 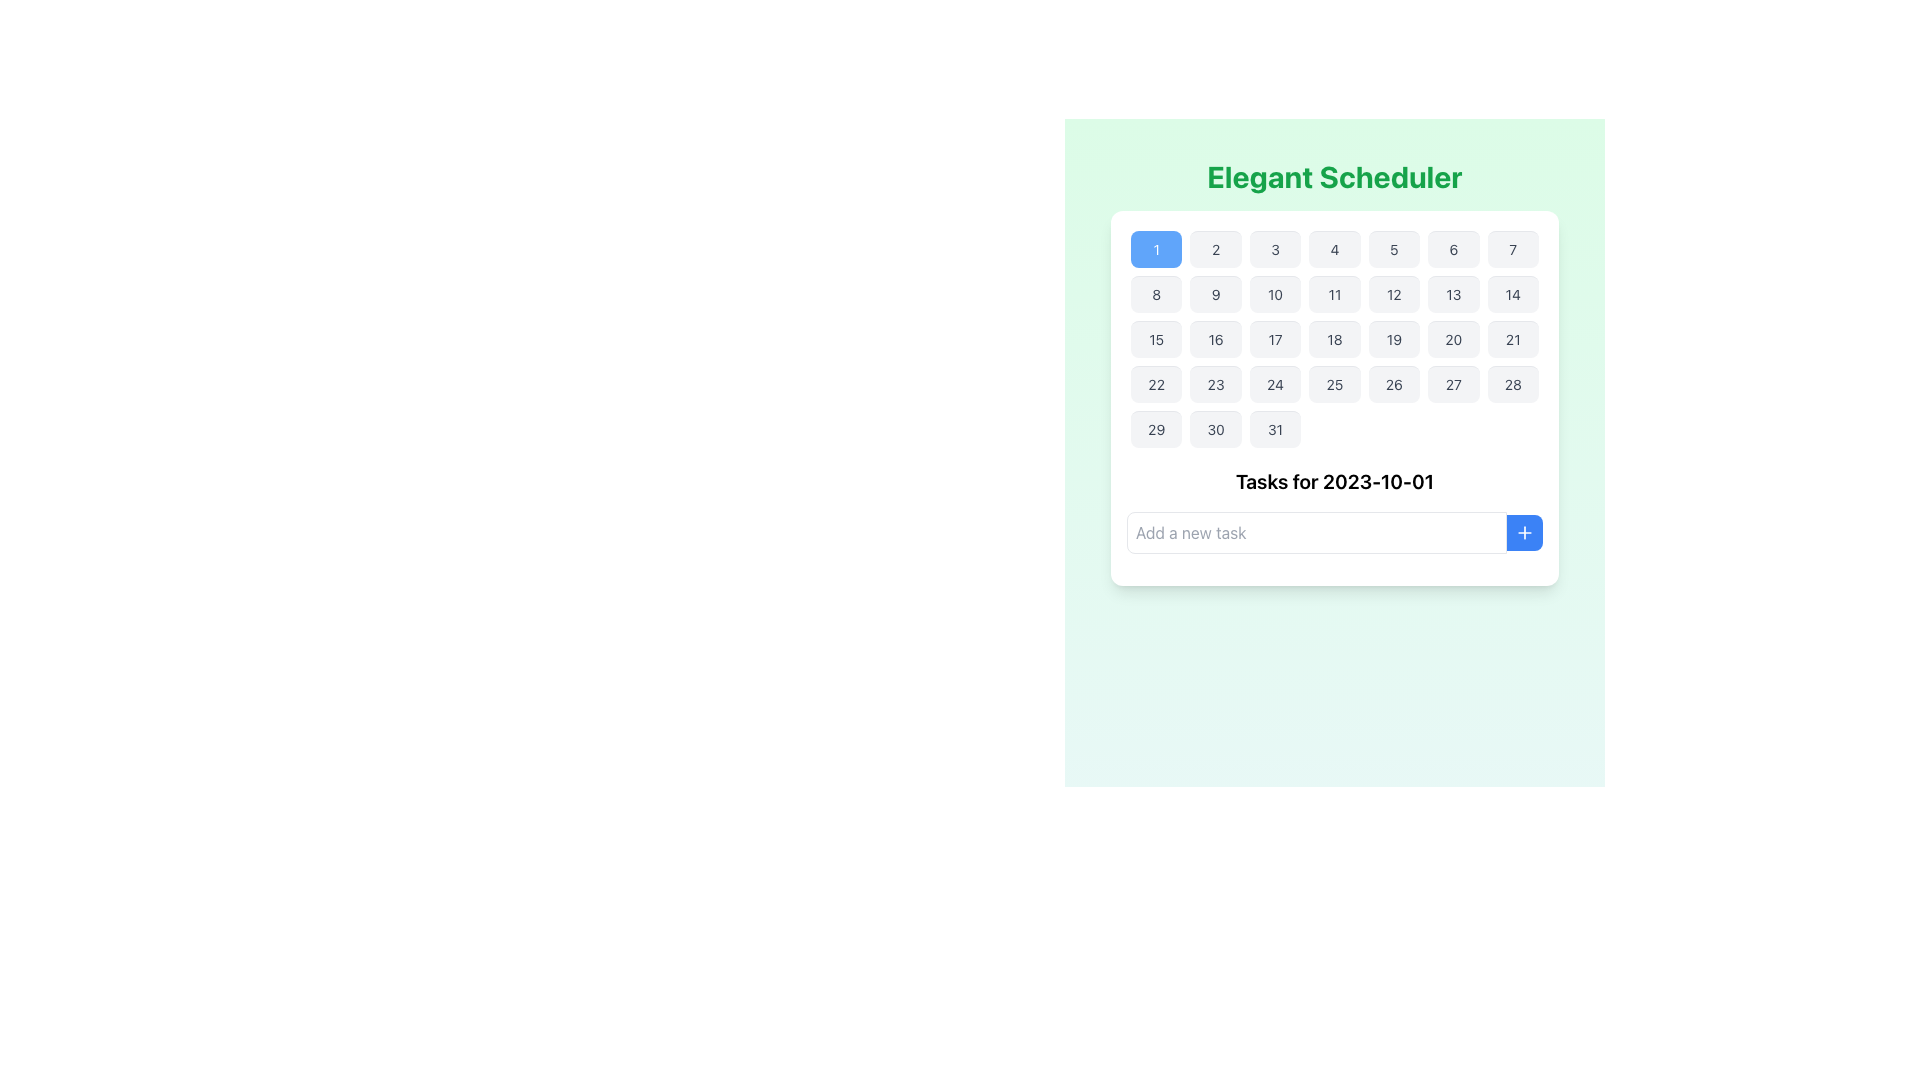 What do you see at coordinates (1274, 428) in the screenshot?
I see `the calendar button representing the specific day` at bounding box center [1274, 428].